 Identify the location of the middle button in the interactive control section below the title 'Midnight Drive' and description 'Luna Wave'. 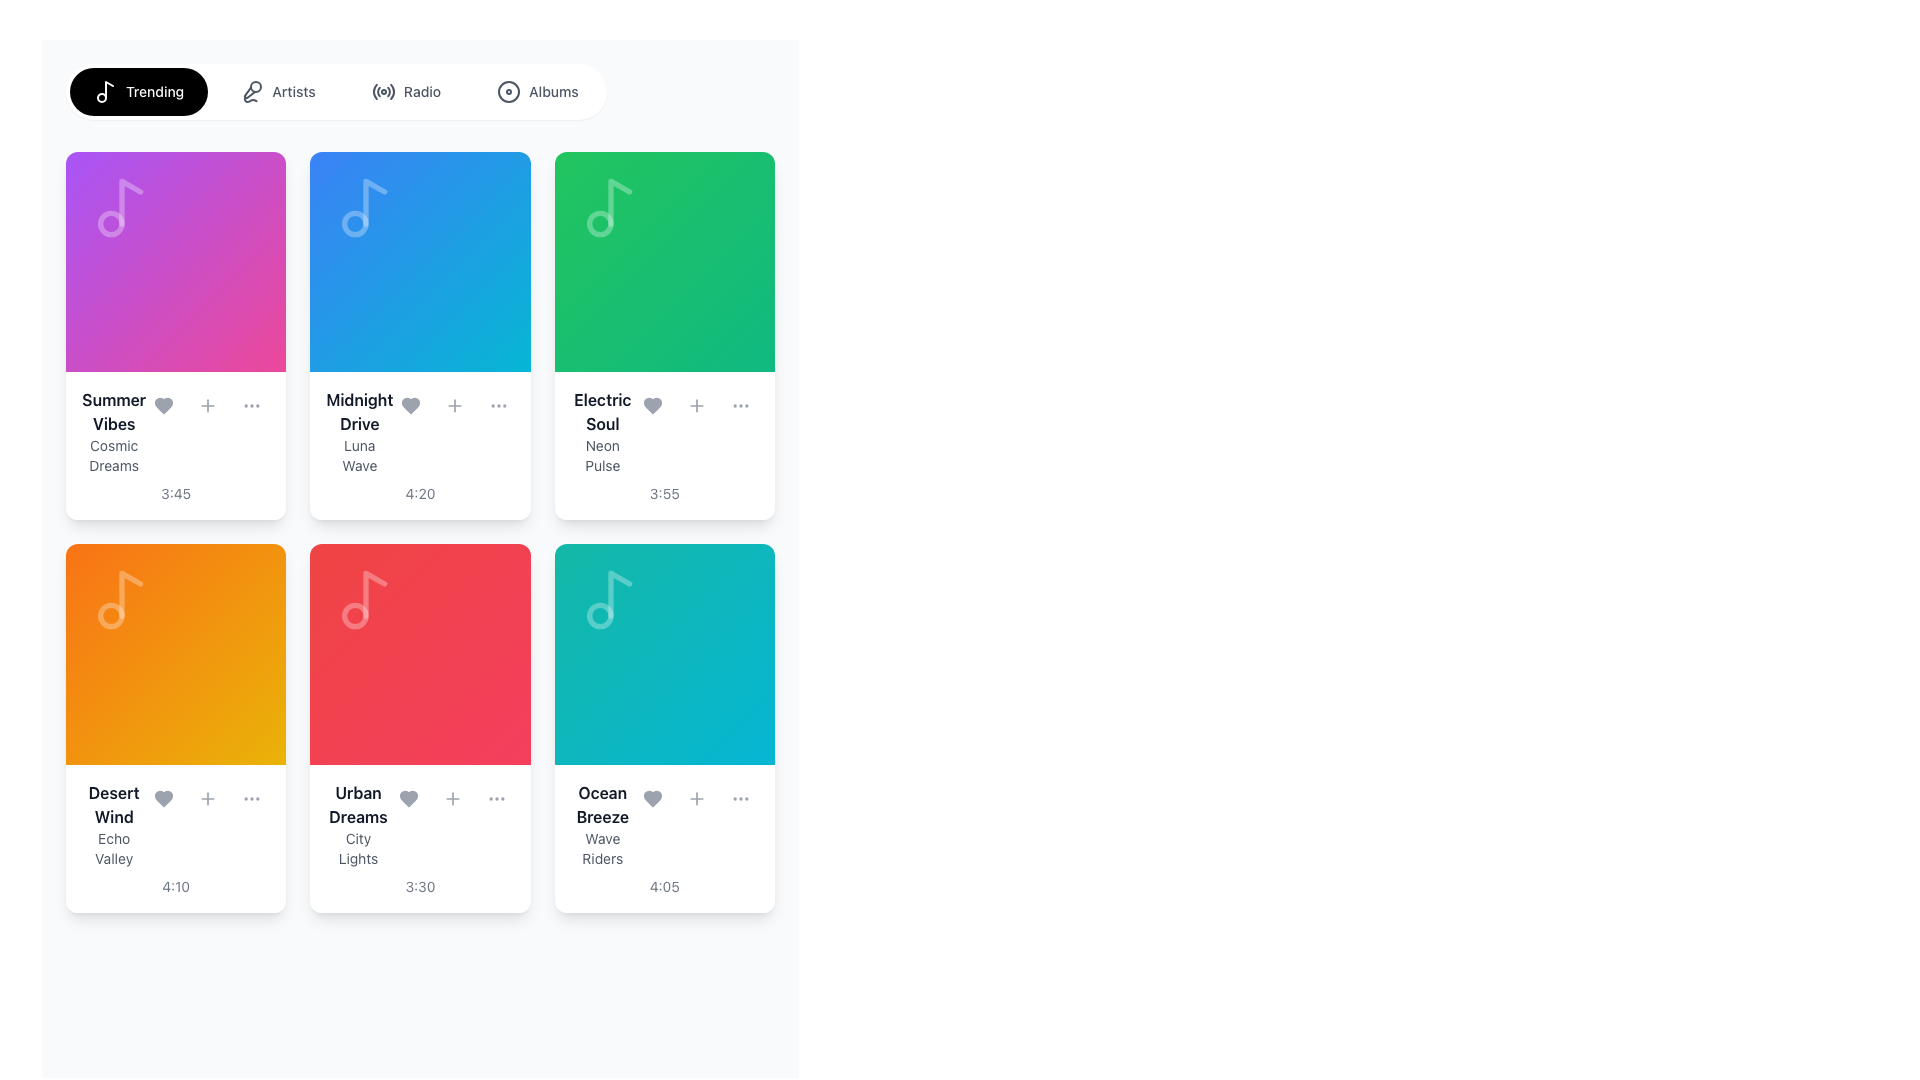
(454, 405).